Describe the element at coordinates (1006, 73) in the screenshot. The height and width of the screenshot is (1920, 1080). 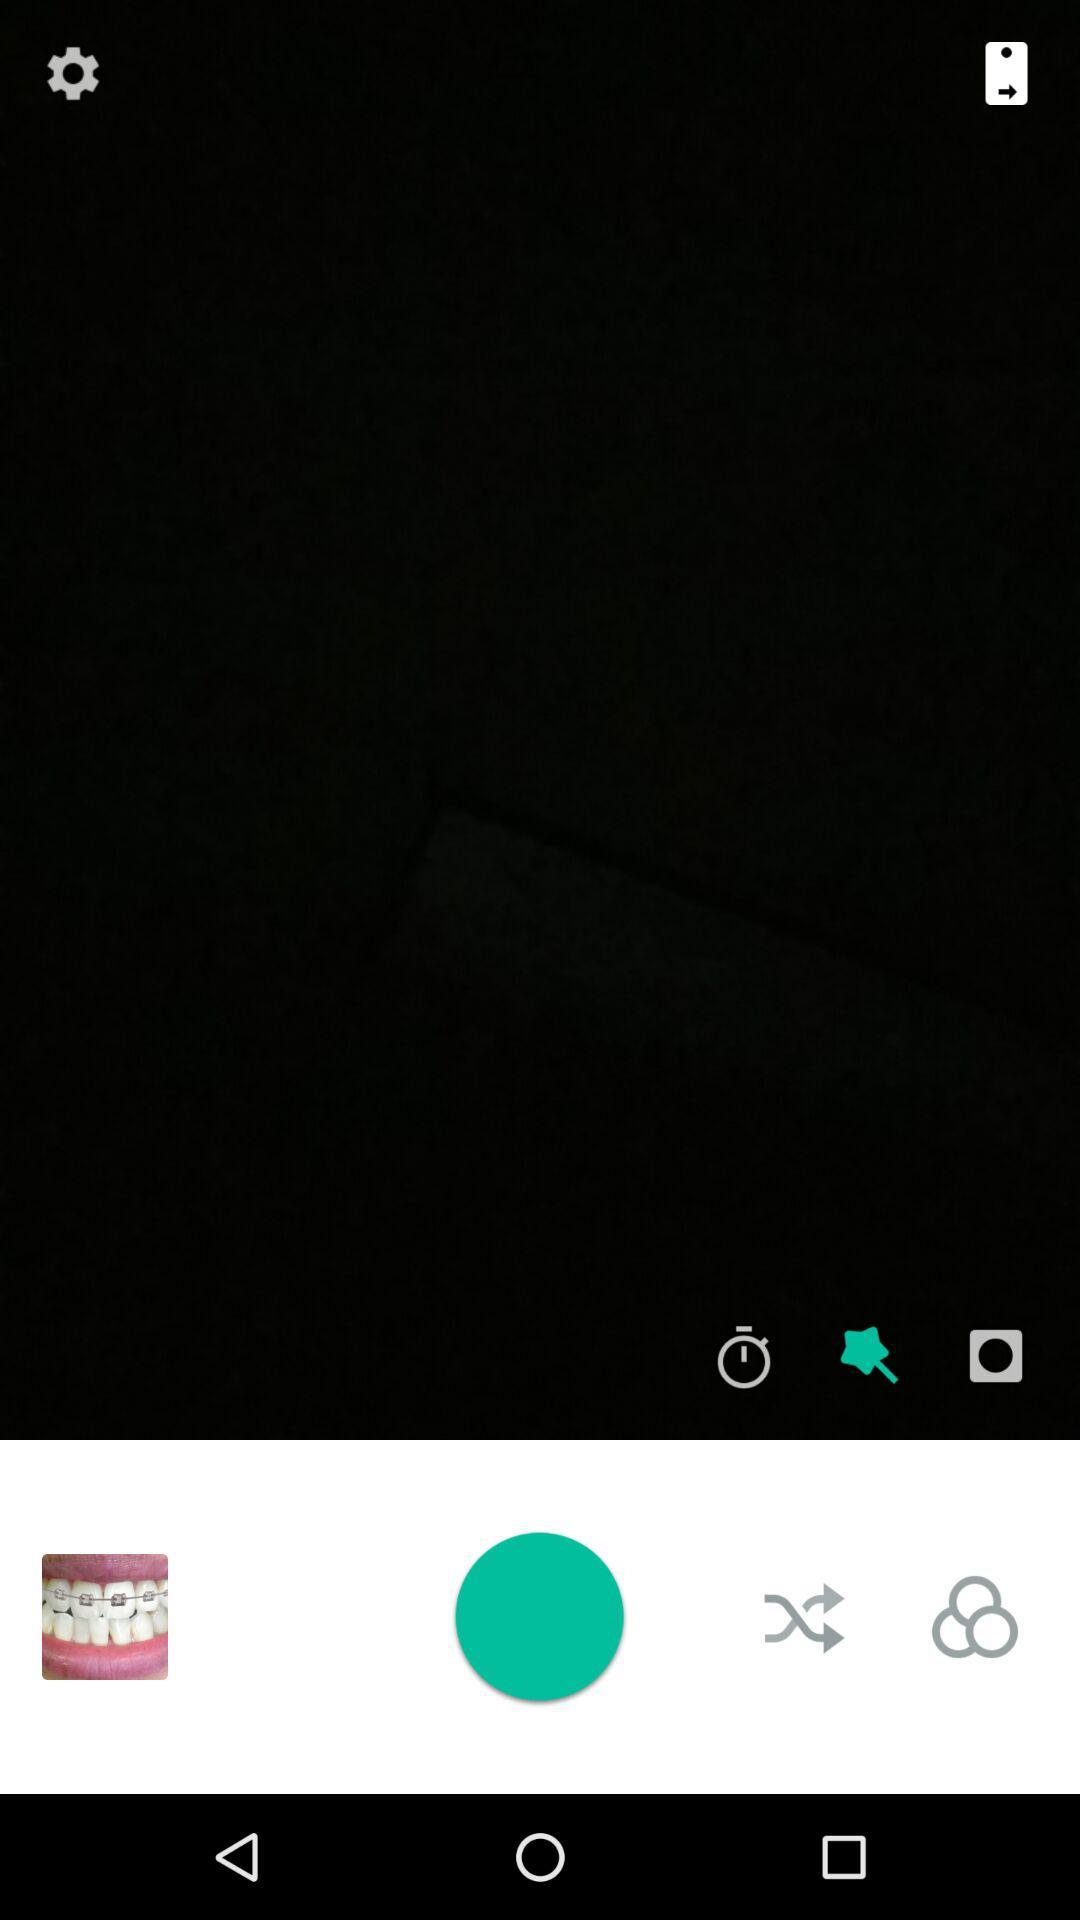
I see `the icon represented to goto previous option or menu` at that location.